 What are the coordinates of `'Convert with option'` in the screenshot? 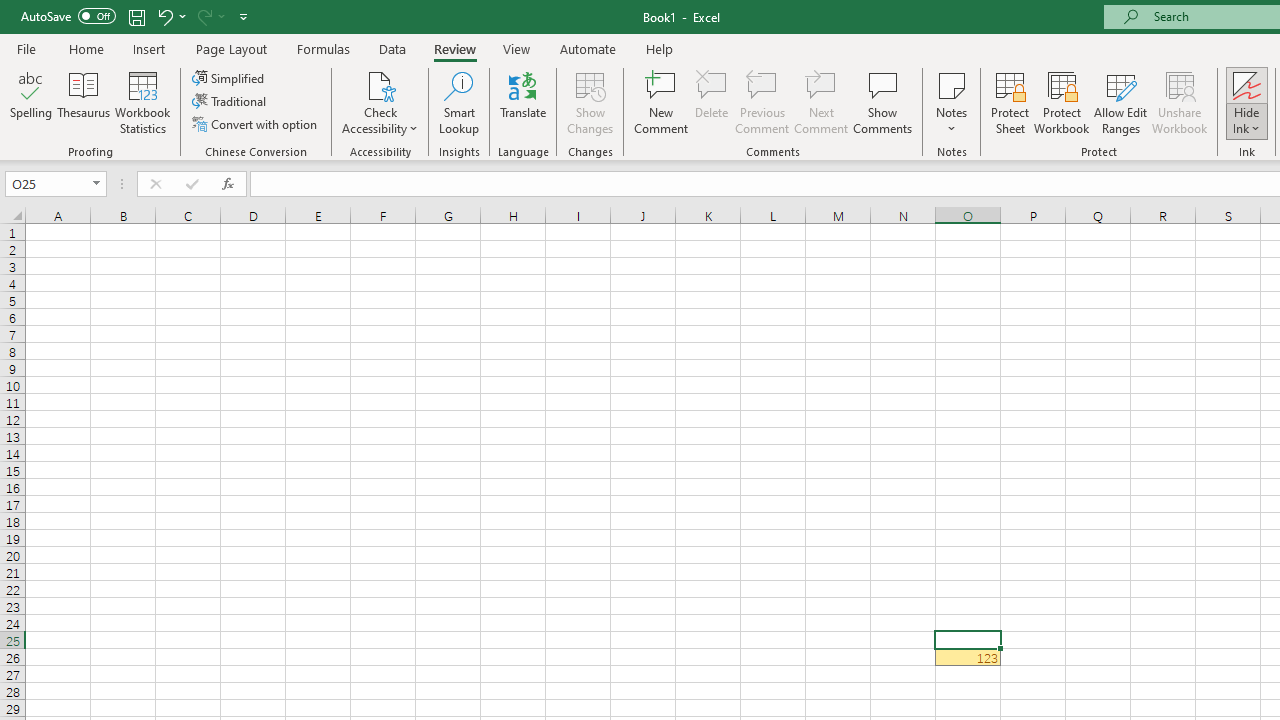 It's located at (255, 124).